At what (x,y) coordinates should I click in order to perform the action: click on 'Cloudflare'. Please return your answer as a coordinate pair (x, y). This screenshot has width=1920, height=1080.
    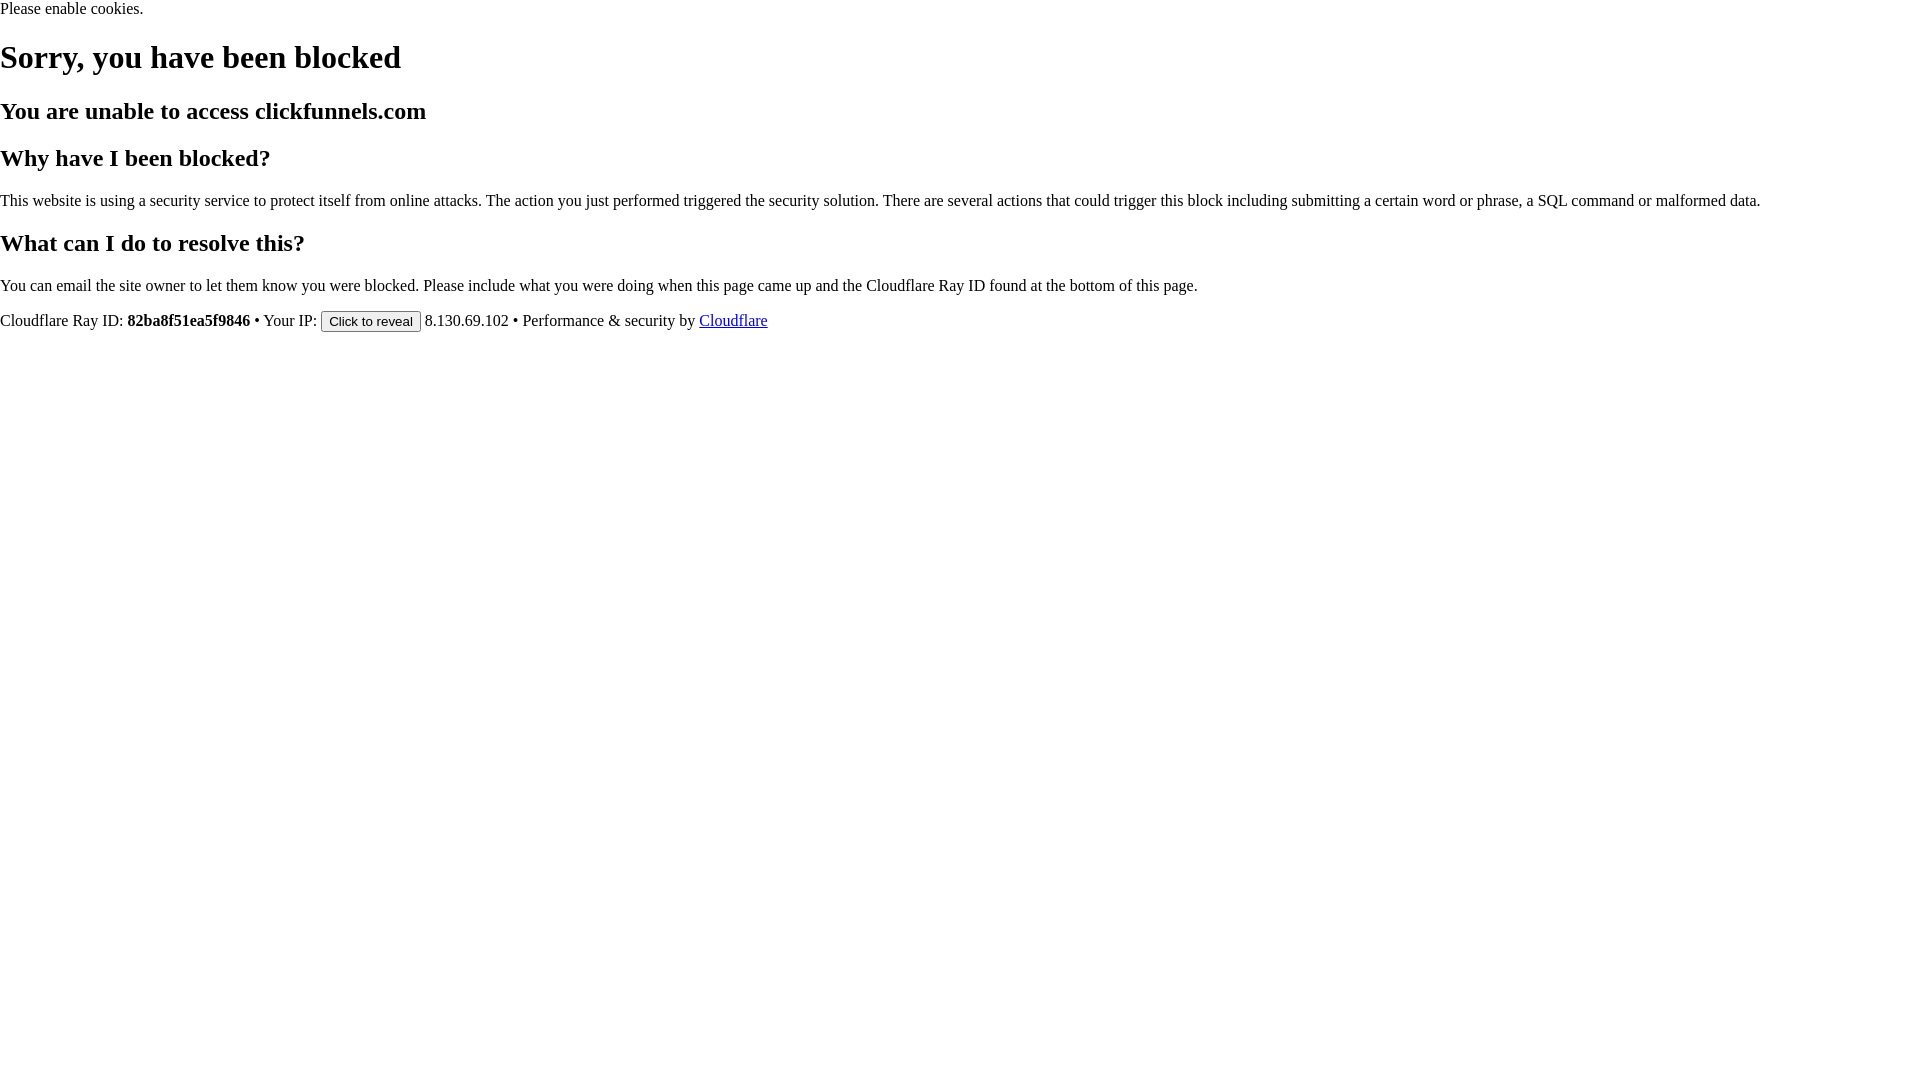
    Looking at the image, I should click on (699, 319).